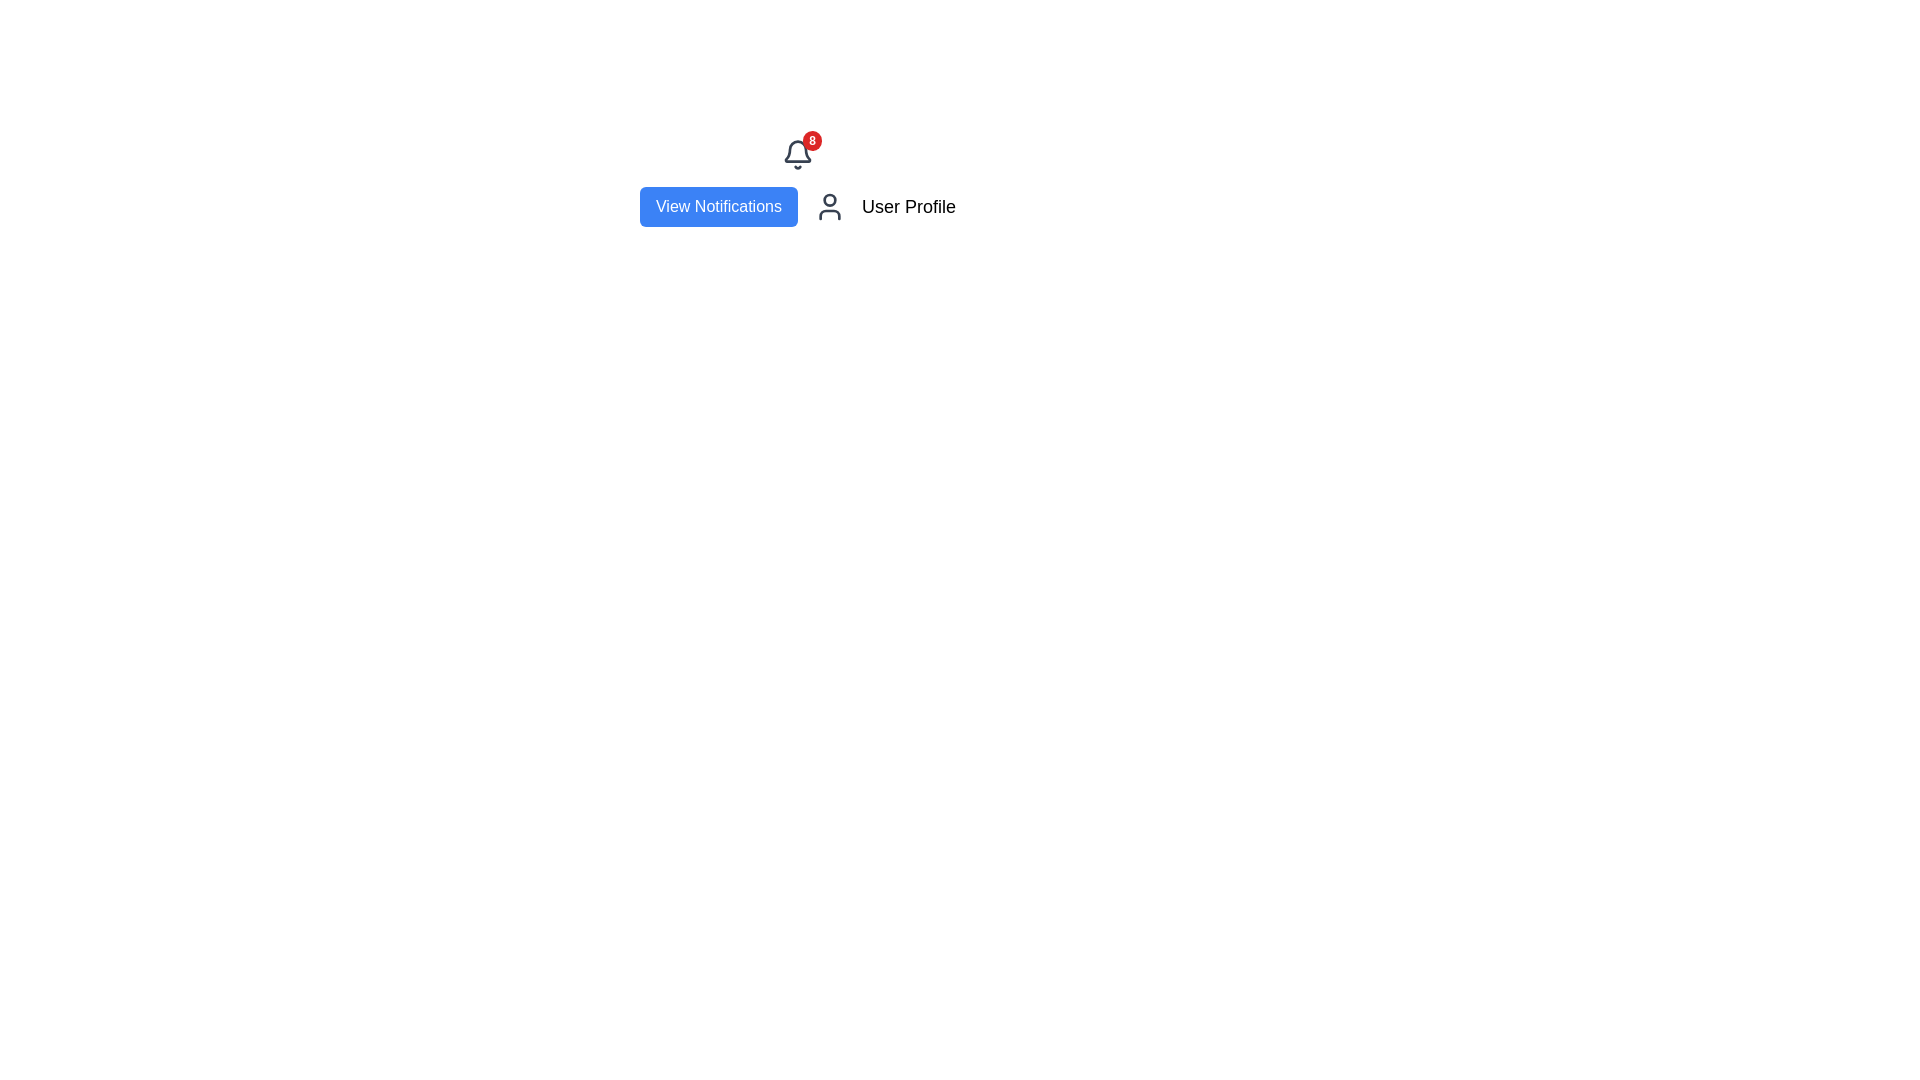  Describe the element at coordinates (796, 207) in the screenshot. I see `the 'View Notifications' button within the grouped UI element that also includes an icon and a textual label for user profile access` at that location.